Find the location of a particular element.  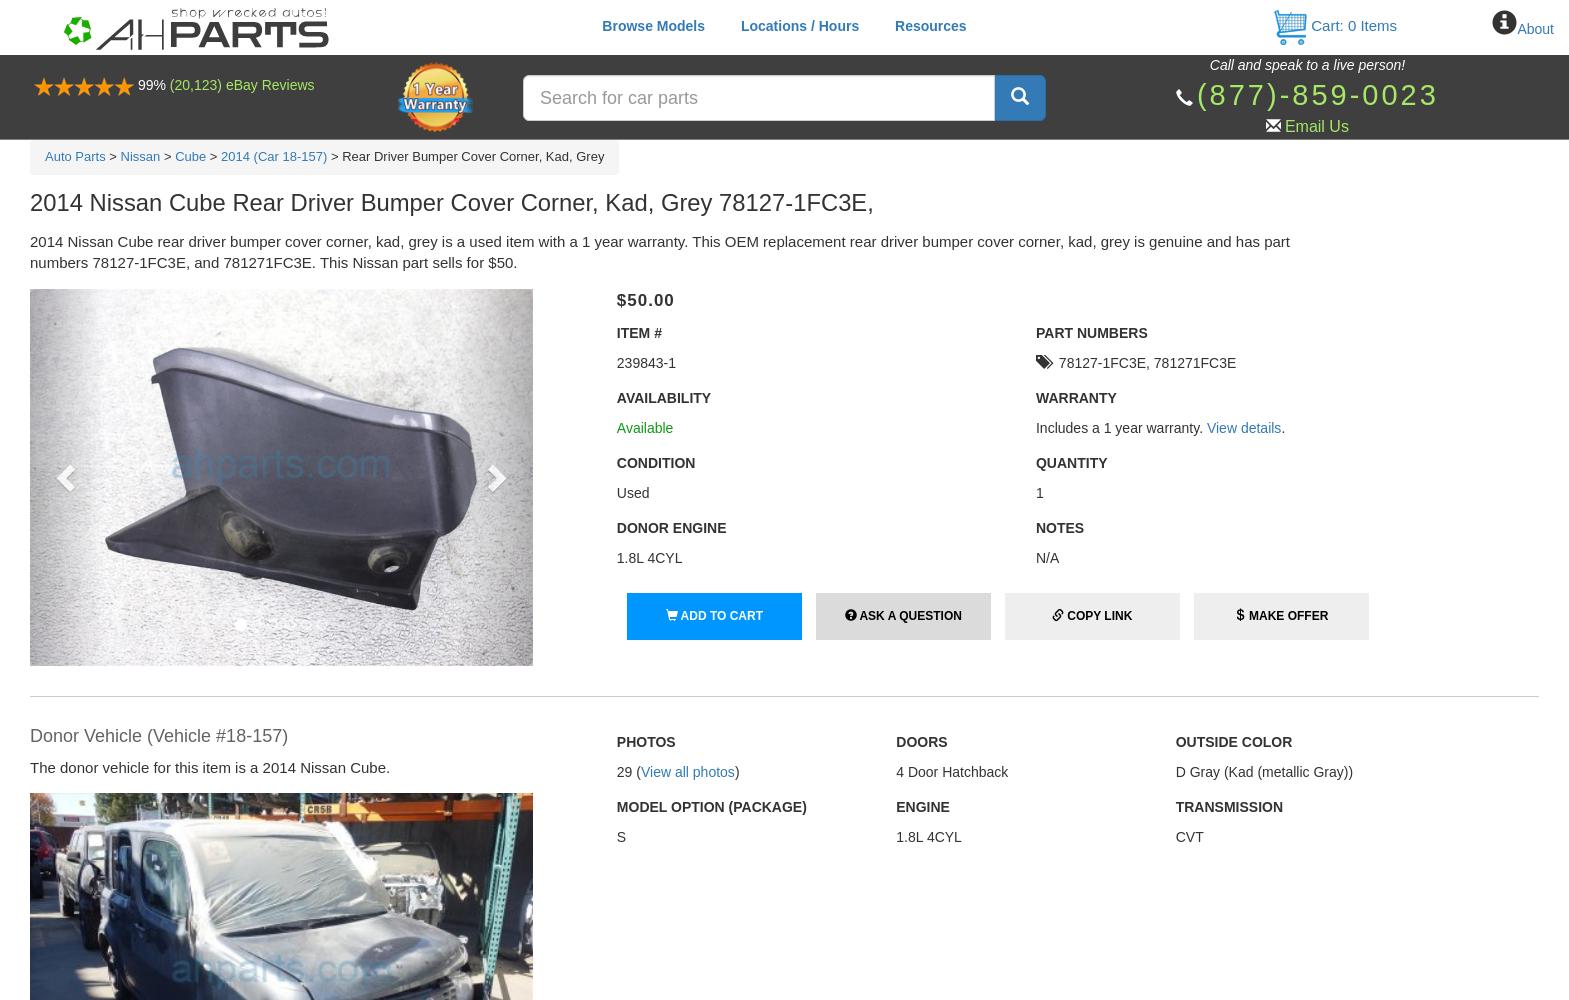

'Copy Link' is located at coordinates (1067, 615).